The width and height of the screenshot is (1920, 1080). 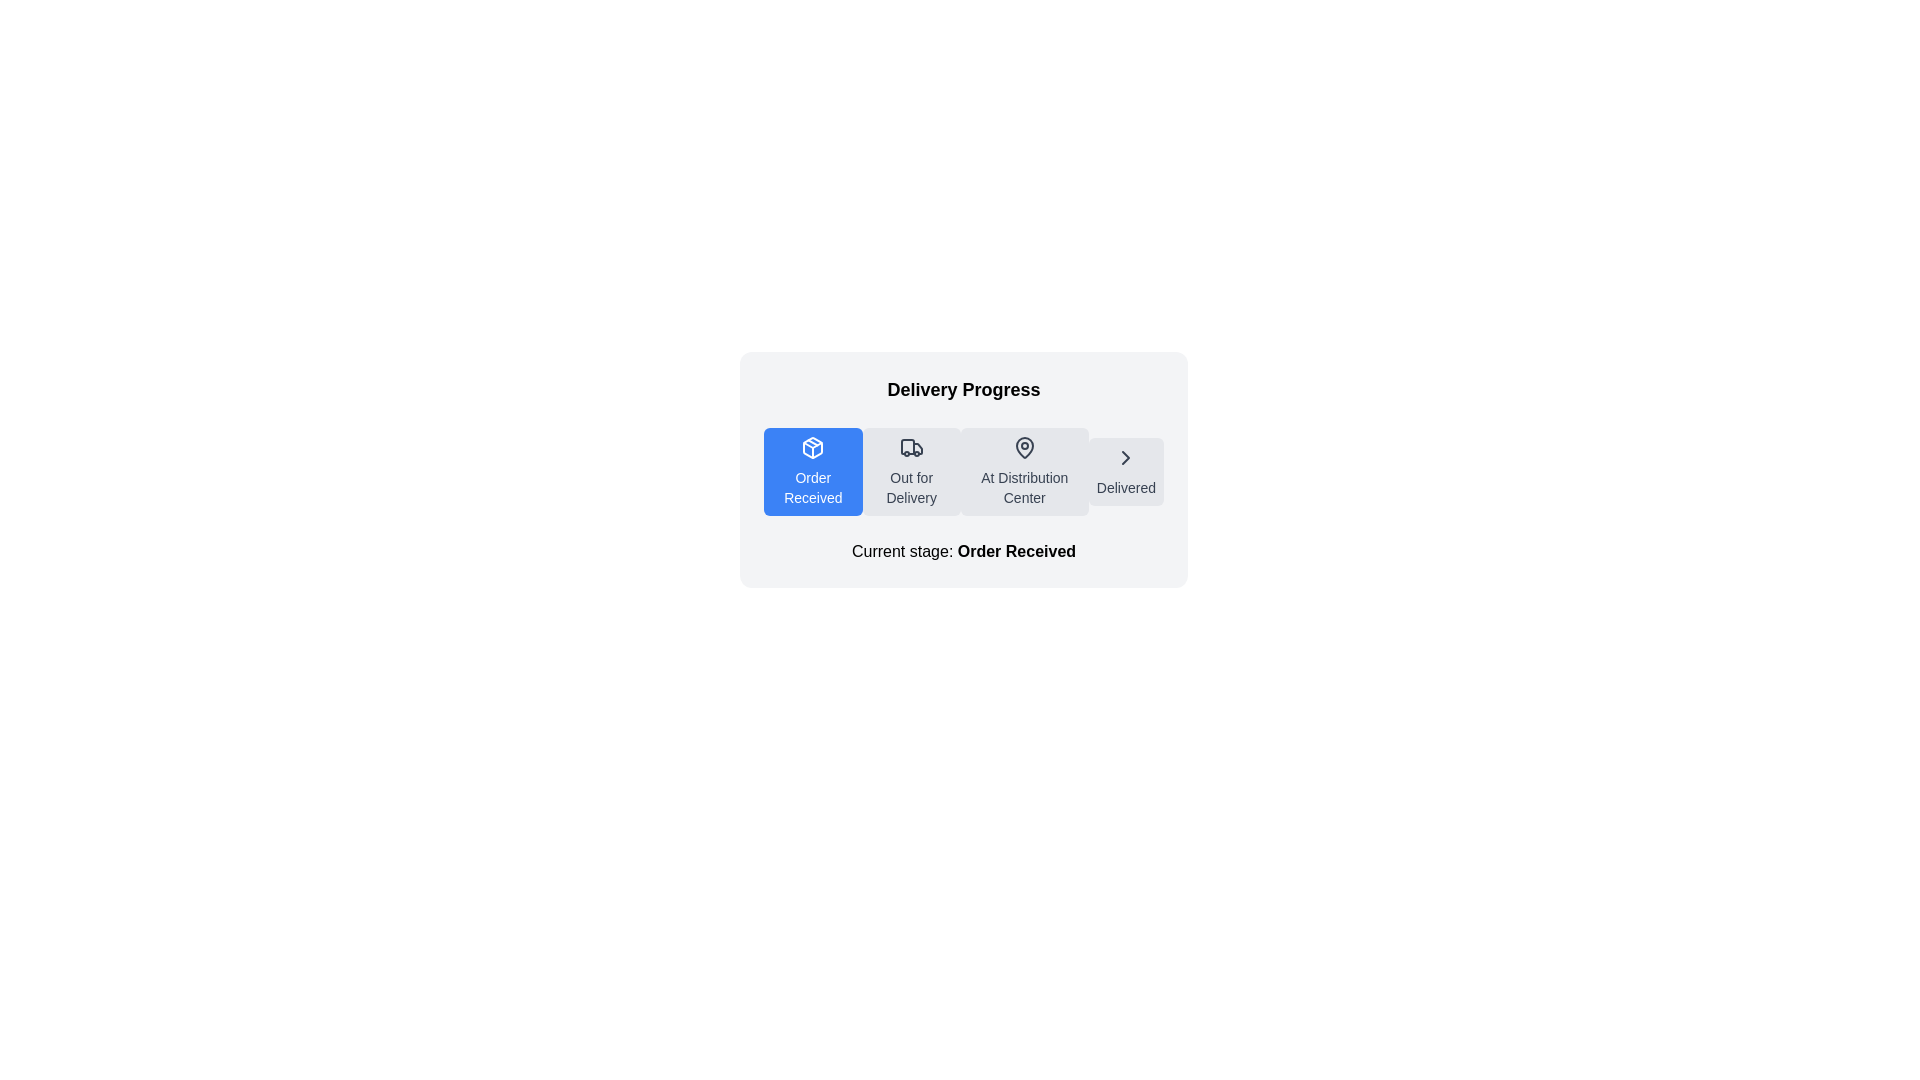 I want to click on the arrow icon pointing to the right, located to the right of the 'Delivered' label in the Delivery Progress bar, so click(x=1126, y=458).